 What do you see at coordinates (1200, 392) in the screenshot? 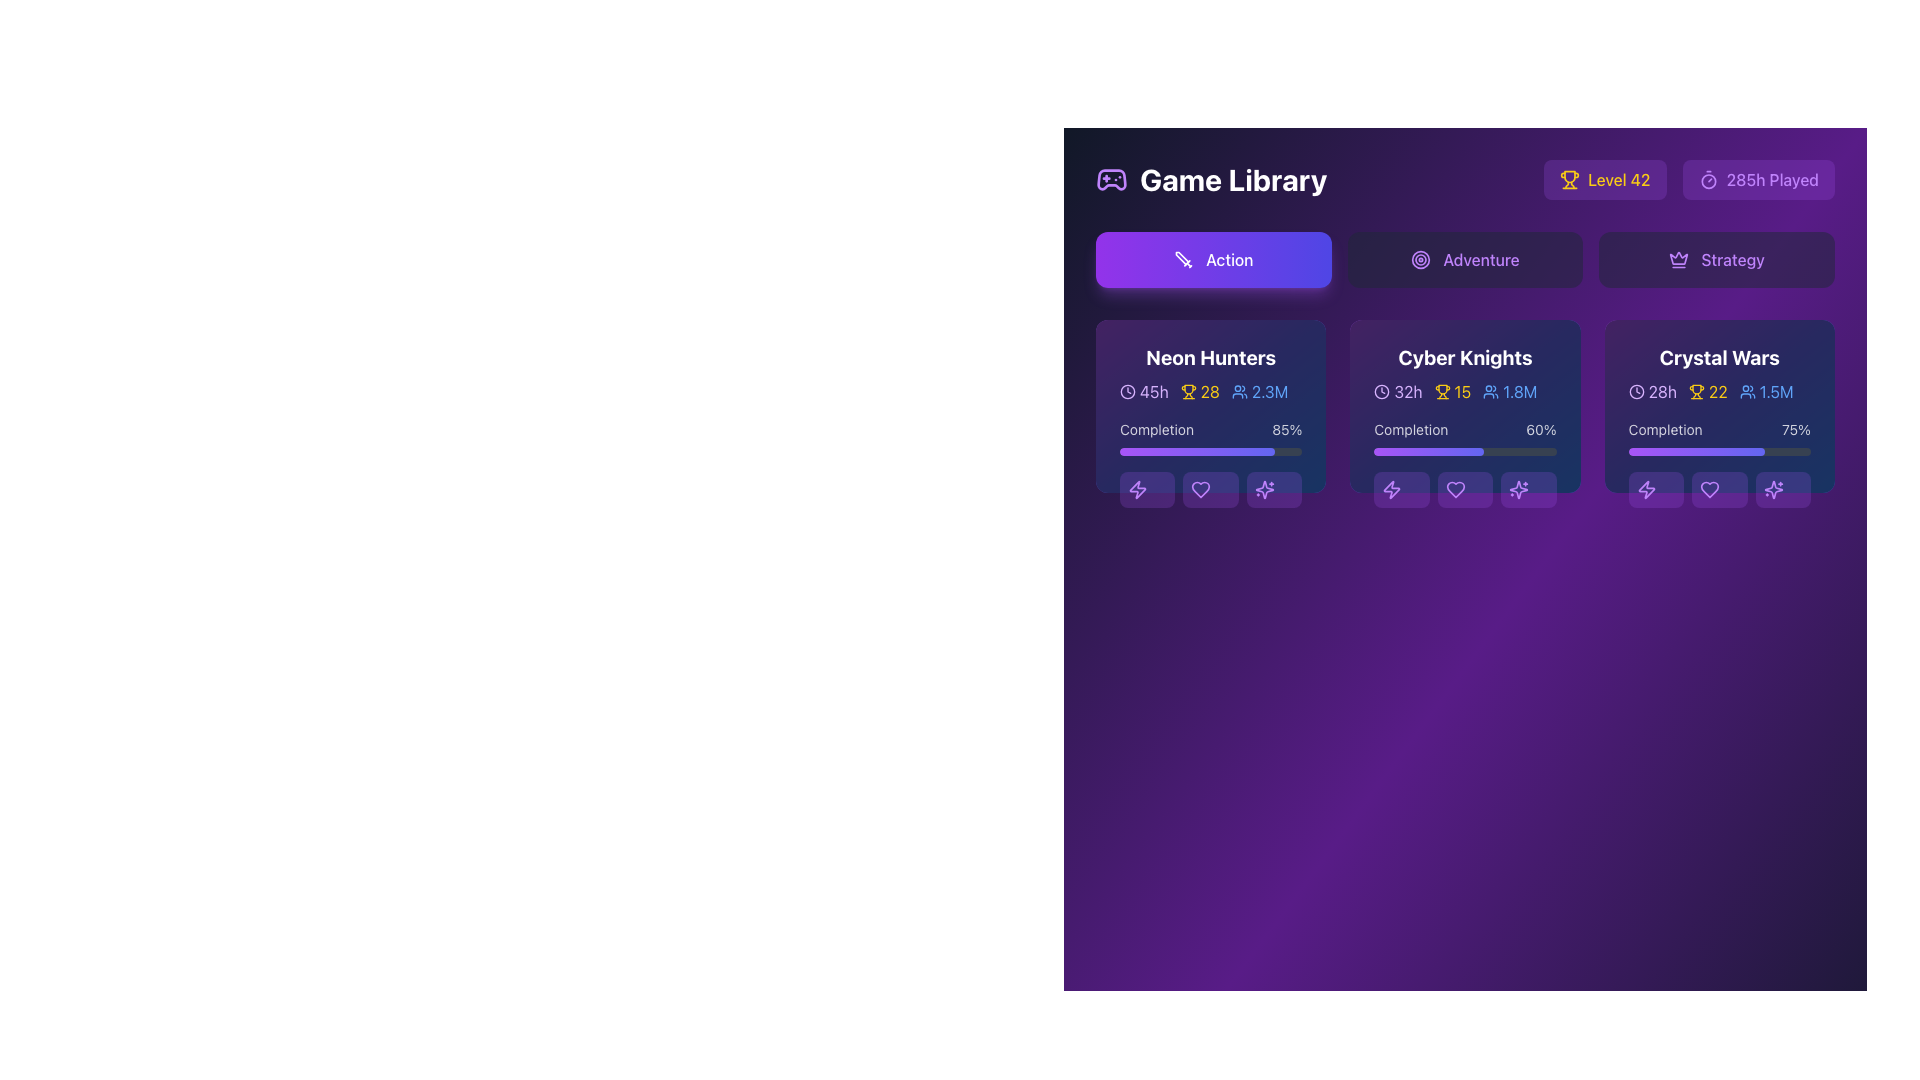
I see `the trophy icon with the number '28' in the 'Neon Hunters' game card, which is styled in yellow and positioned centrally in a line of information` at bounding box center [1200, 392].